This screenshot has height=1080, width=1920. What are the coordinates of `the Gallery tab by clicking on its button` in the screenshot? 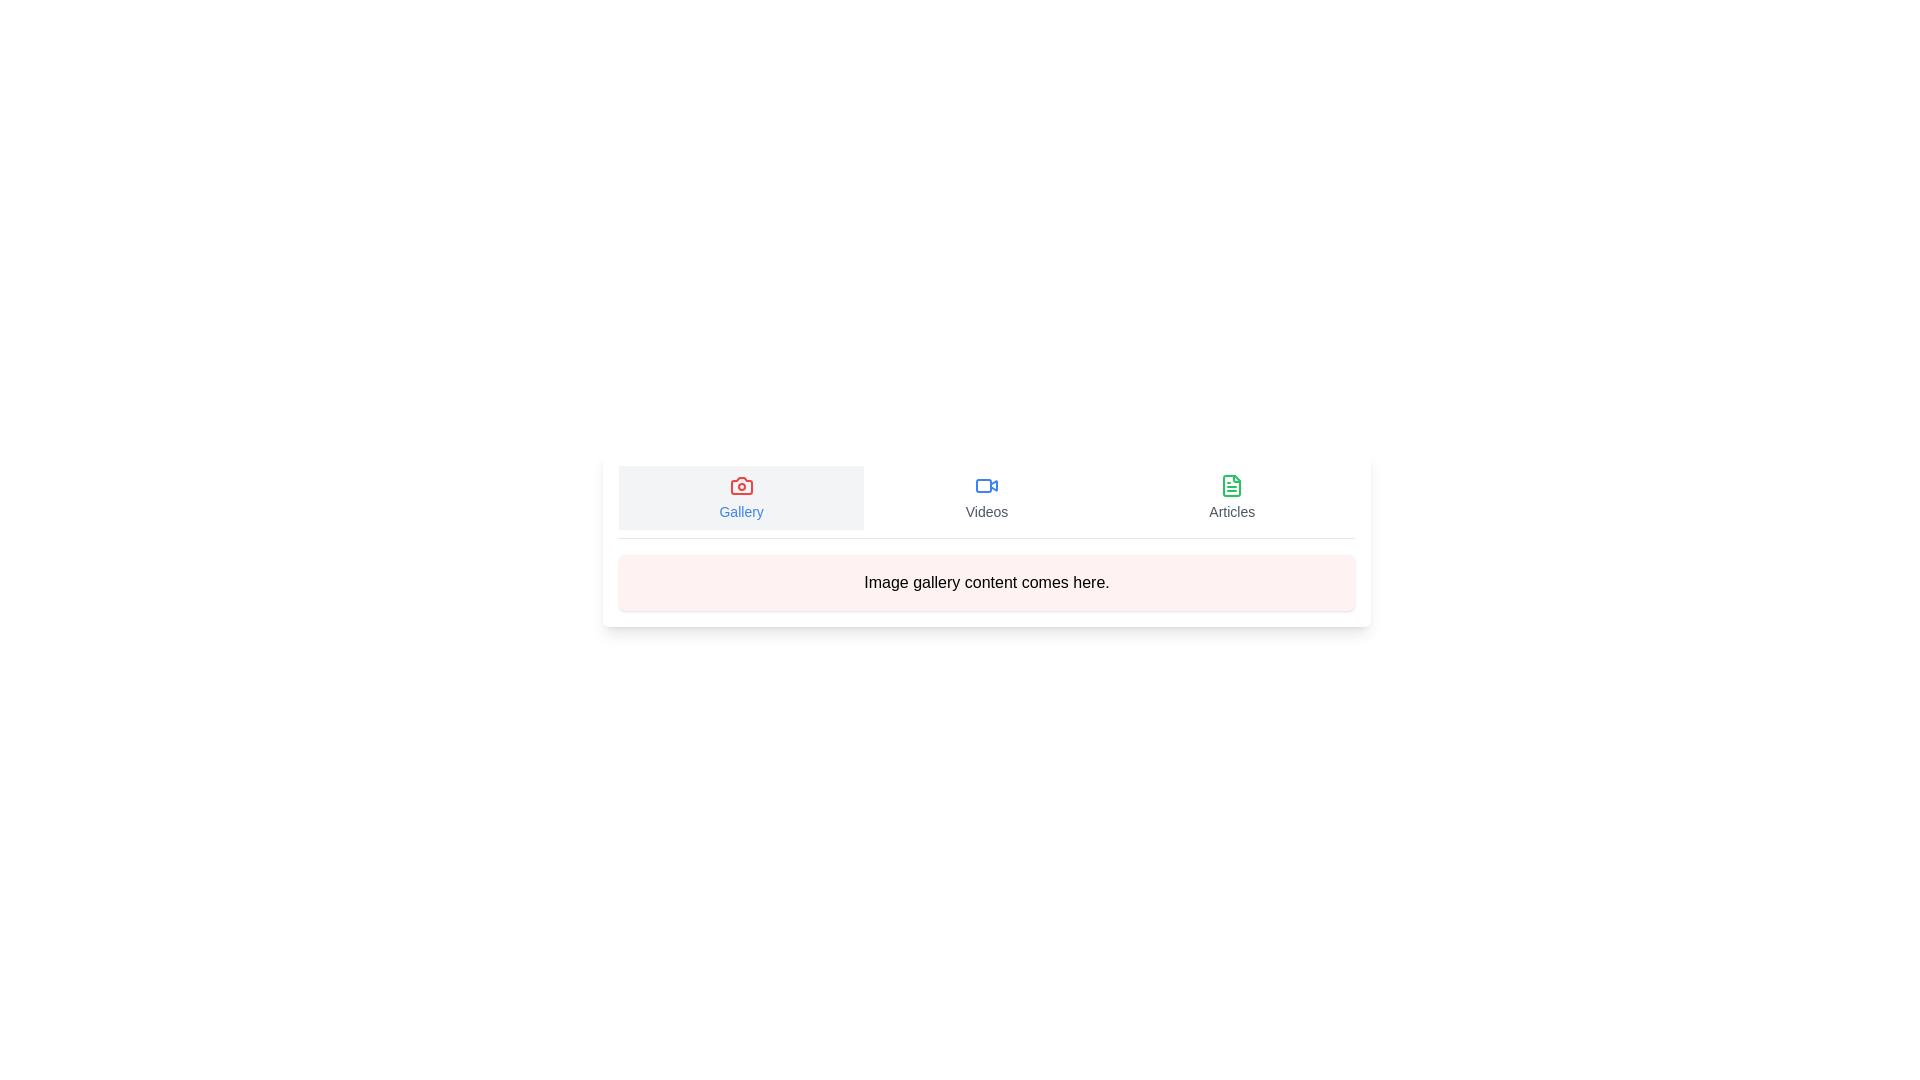 It's located at (740, 496).